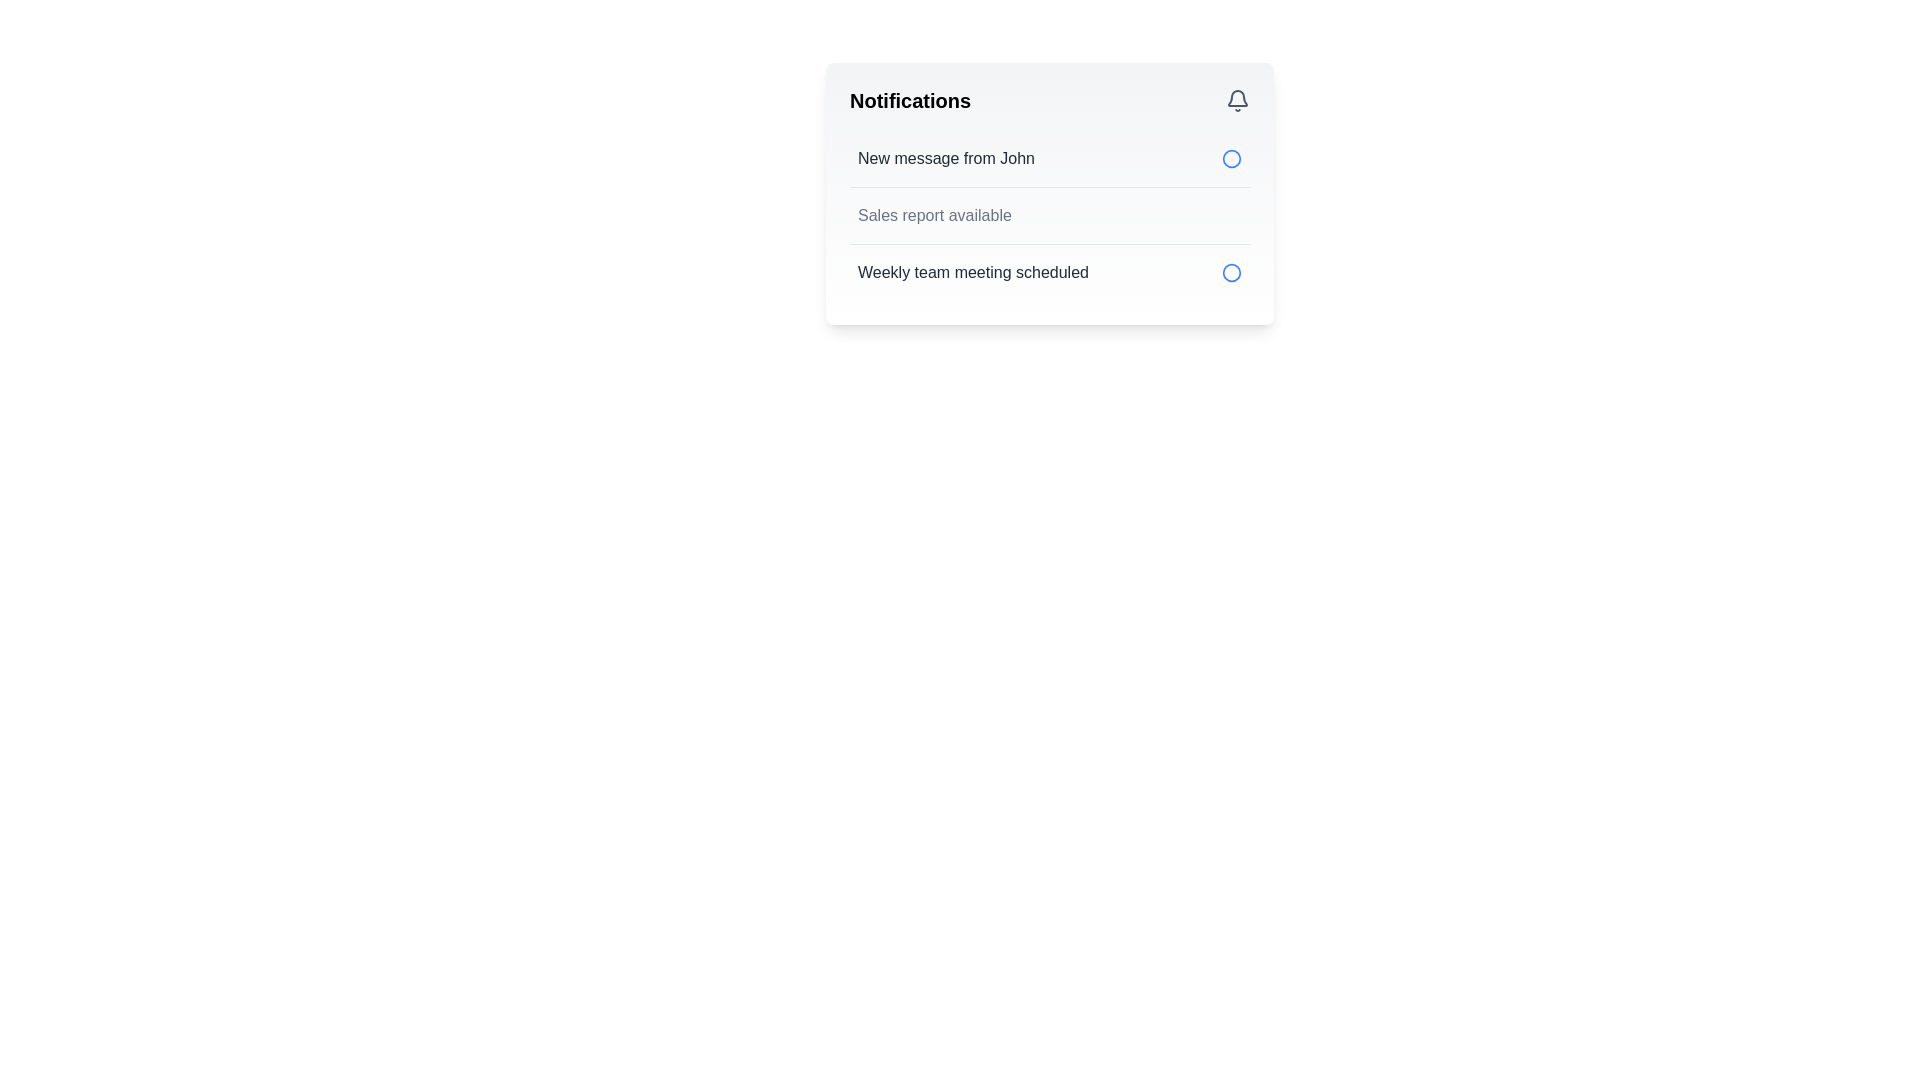 The height and width of the screenshot is (1080, 1920). What do you see at coordinates (933, 216) in the screenshot?
I see `notification text 'Sales report available' which is located in the notification box on the right side of the interface, positioned between 'New message from John' and 'Weekly team meeting scheduled'` at bounding box center [933, 216].